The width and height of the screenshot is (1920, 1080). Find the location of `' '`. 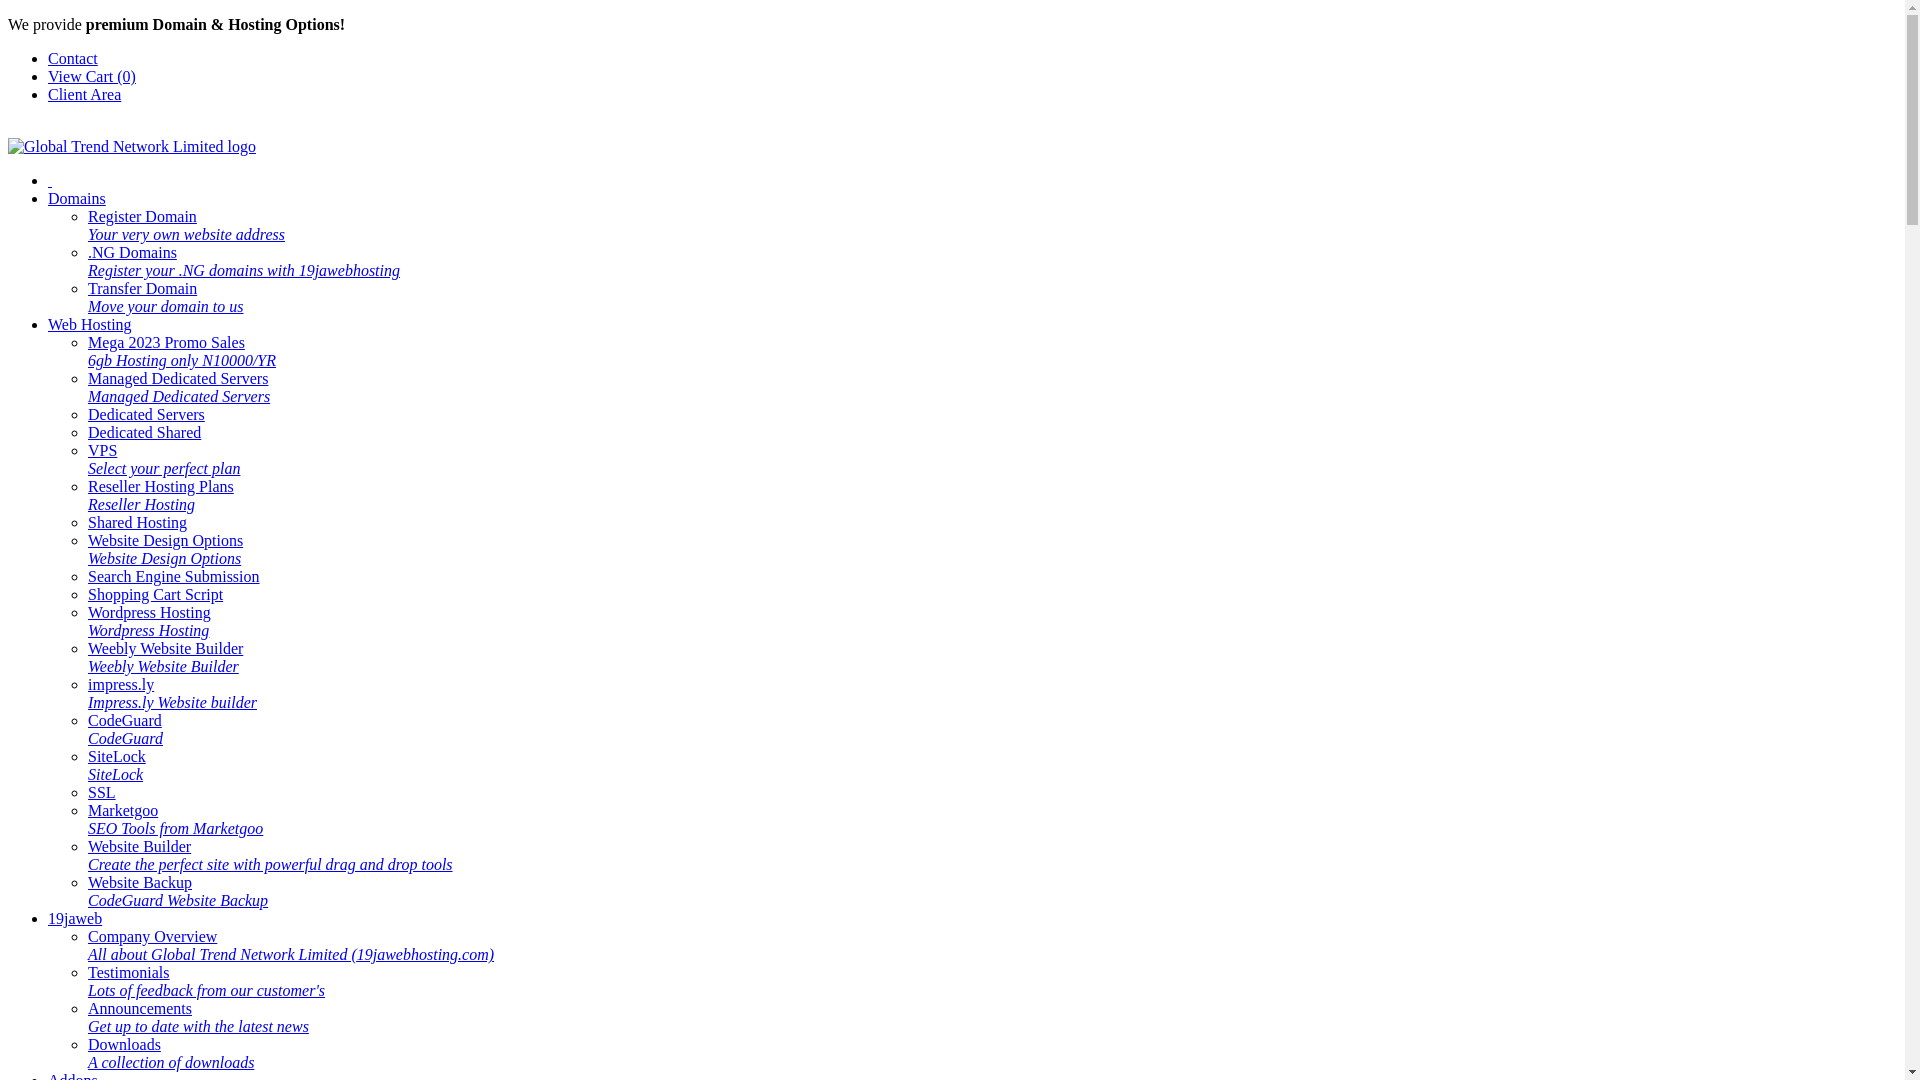

' ' is located at coordinates (48, 180).